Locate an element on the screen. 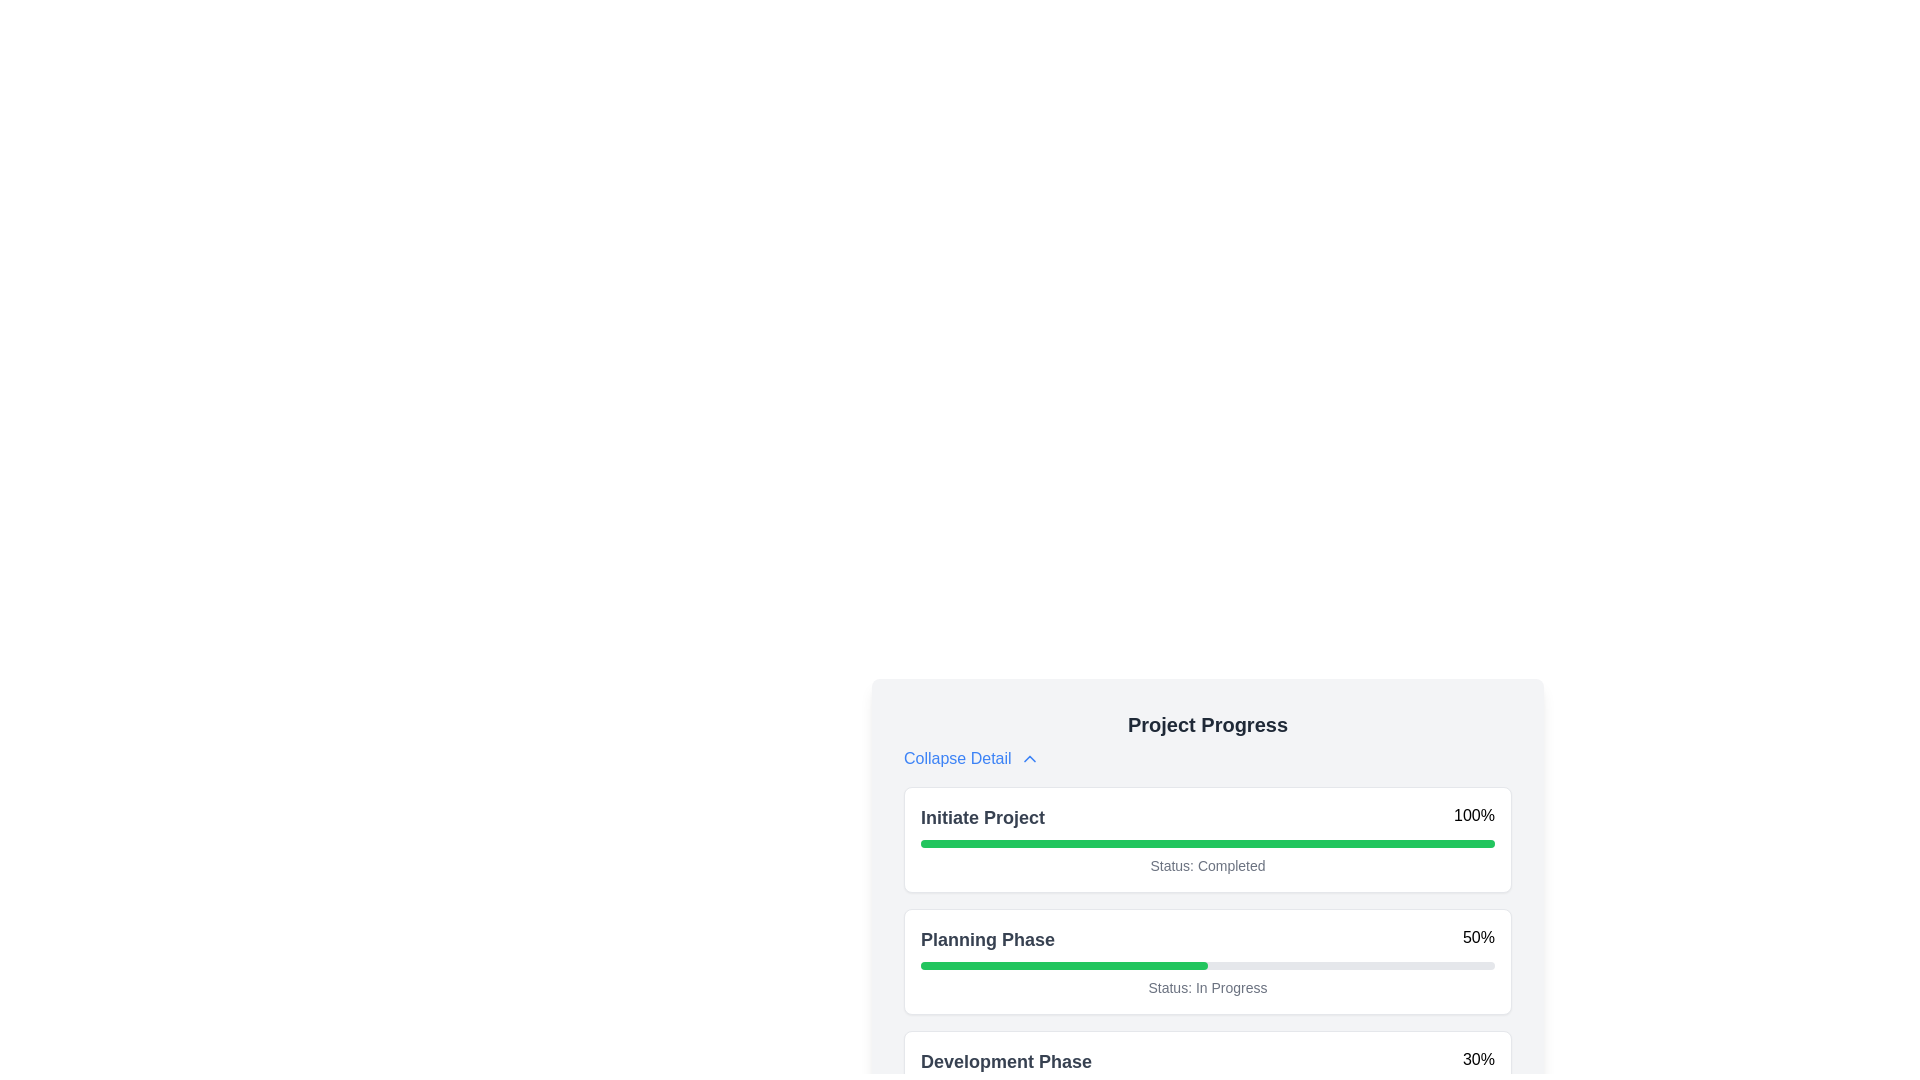  the interactive toggle button located beneath the 'Project Progress' header is located at coordinates (971, 759).